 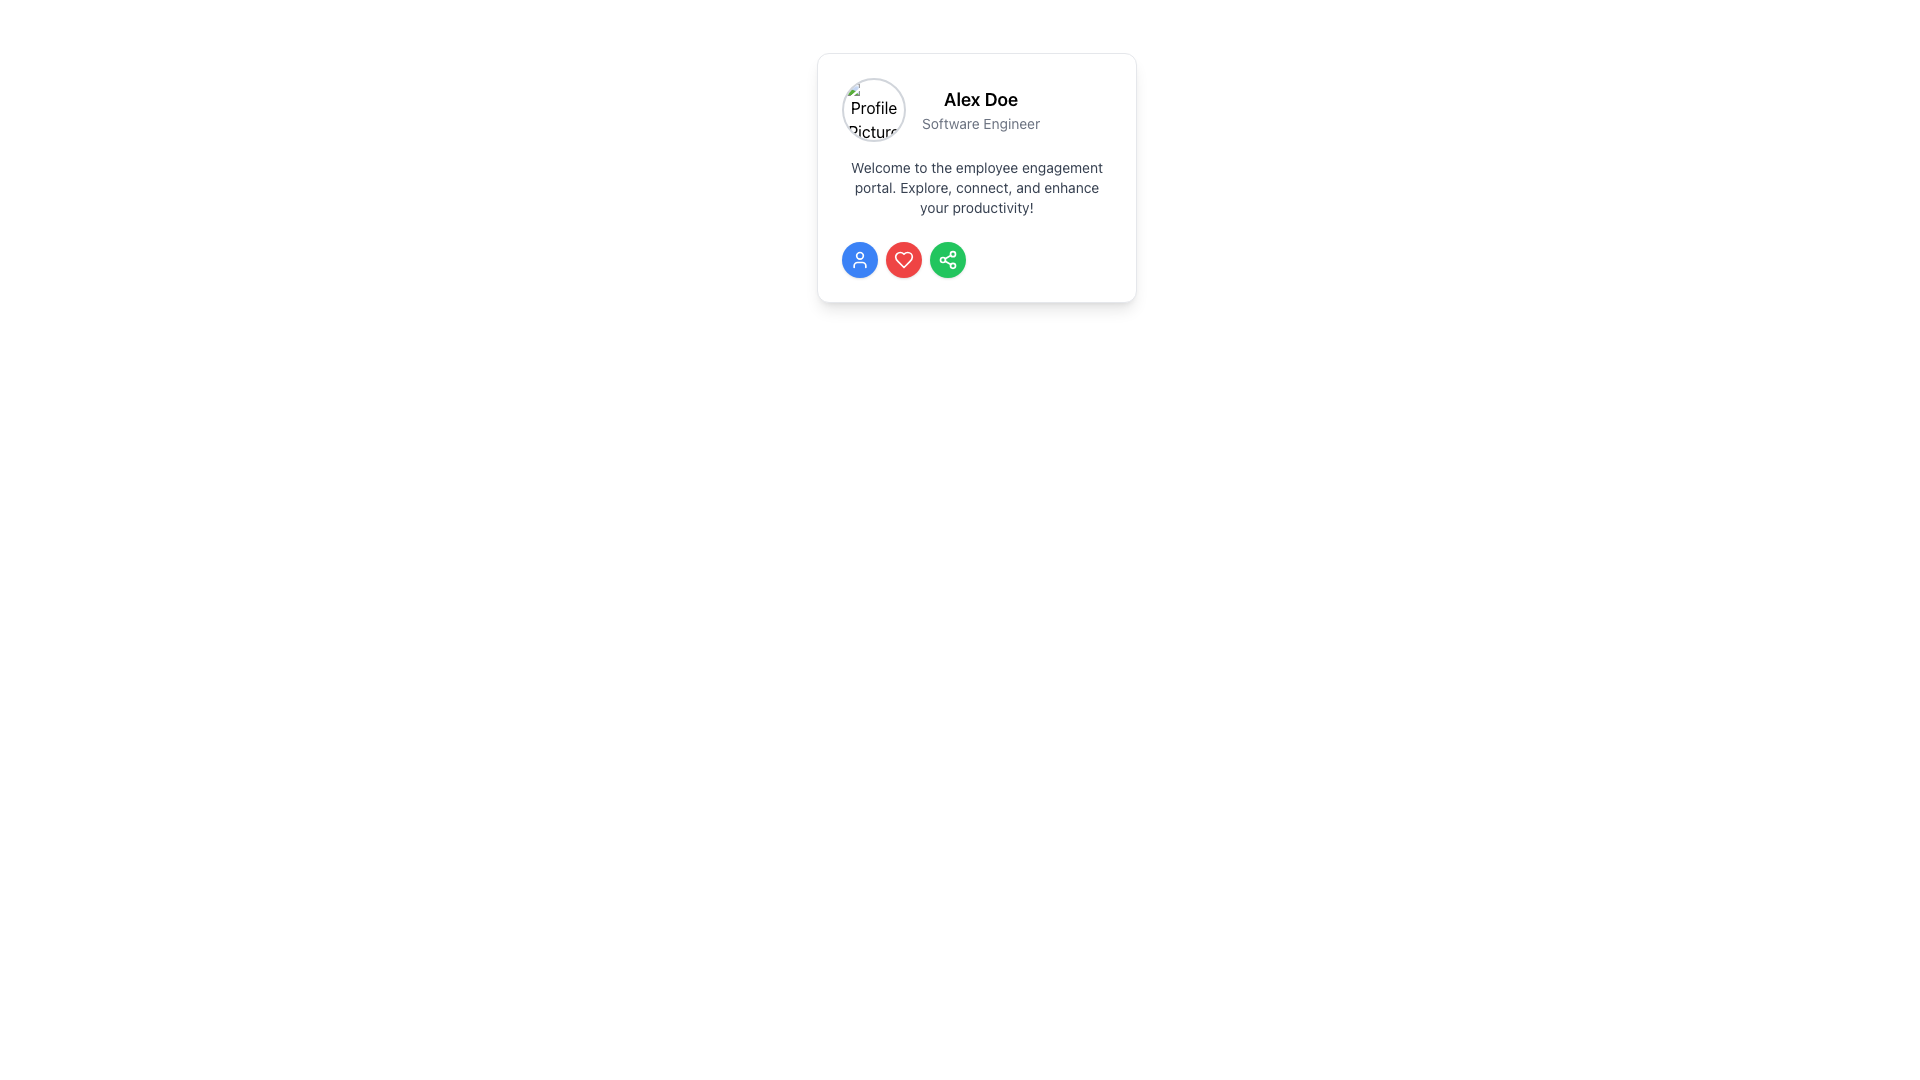 I want to click on the sharing icon located within a green circular button at the bottom right of the card interface, so click(x=947, y=258).